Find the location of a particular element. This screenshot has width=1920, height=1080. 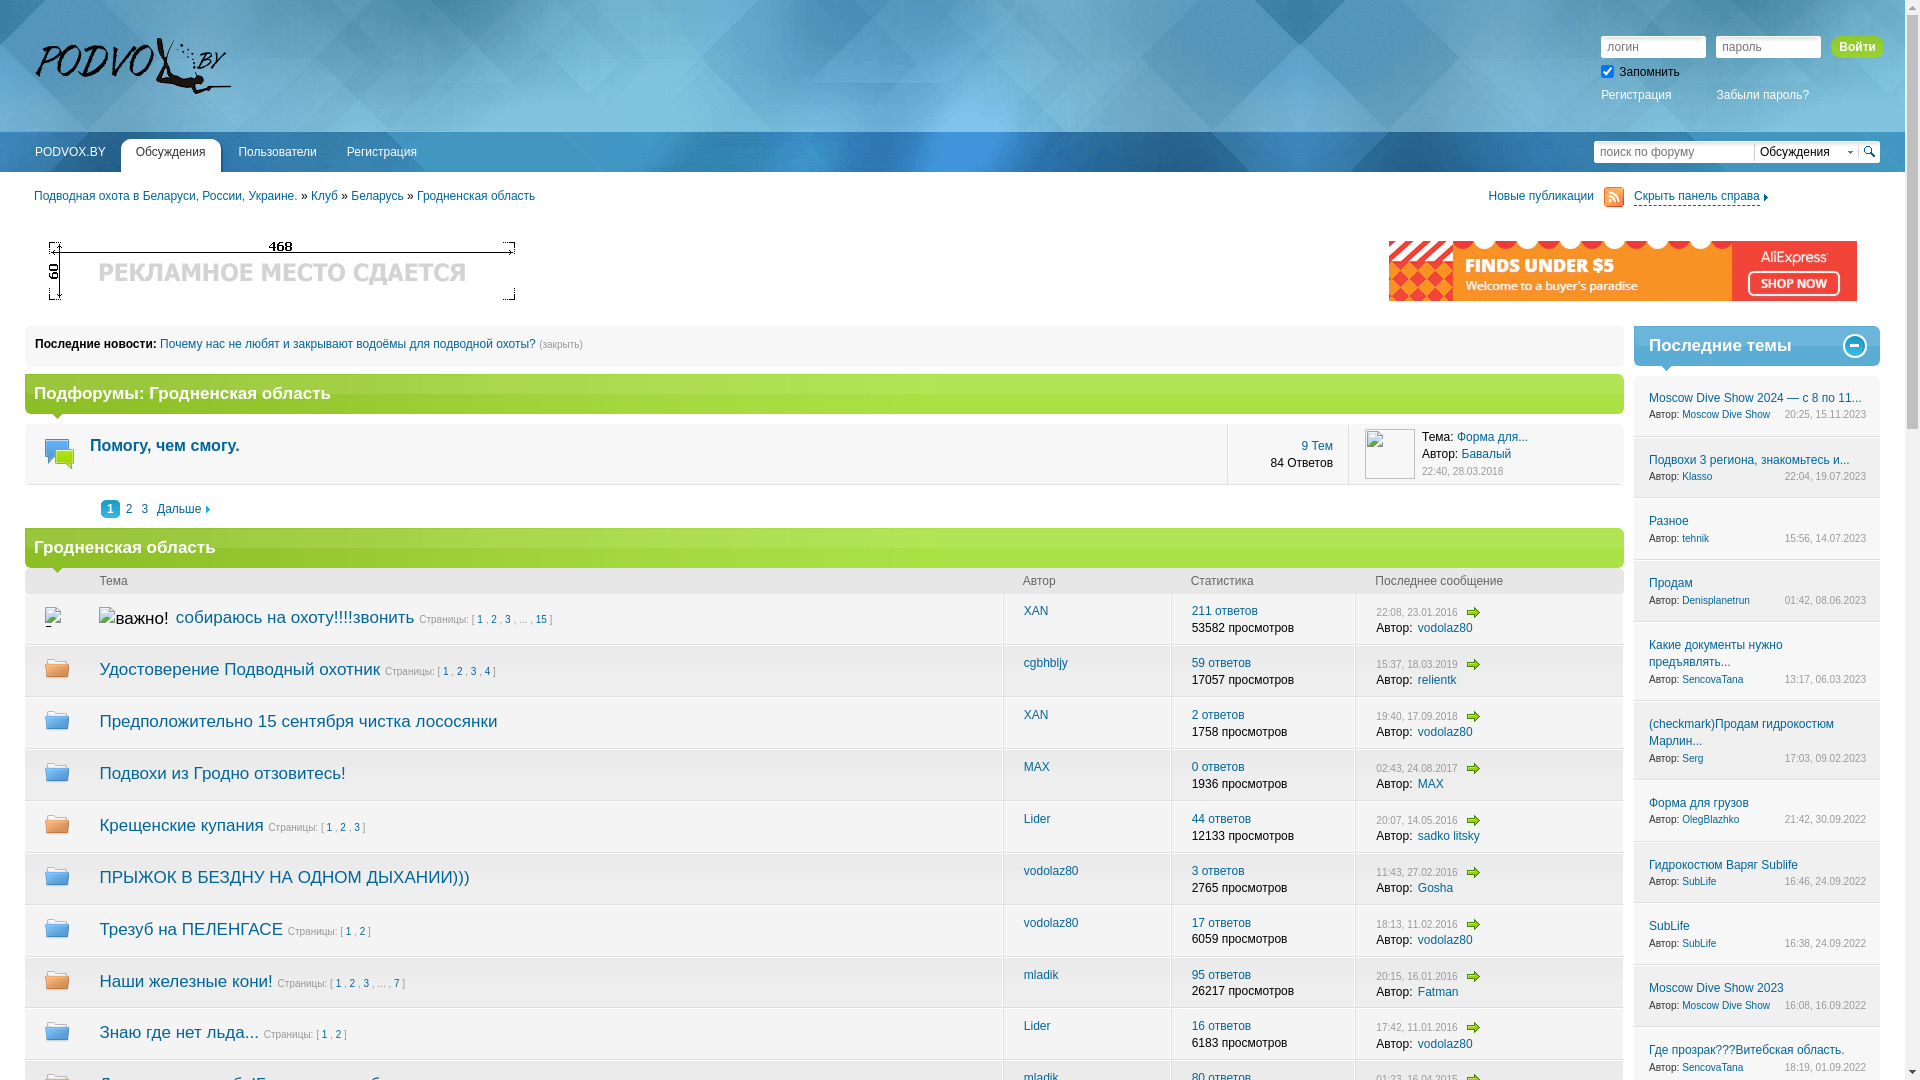

'Moscow Dive Show' is located at coordinates (1725, 413).